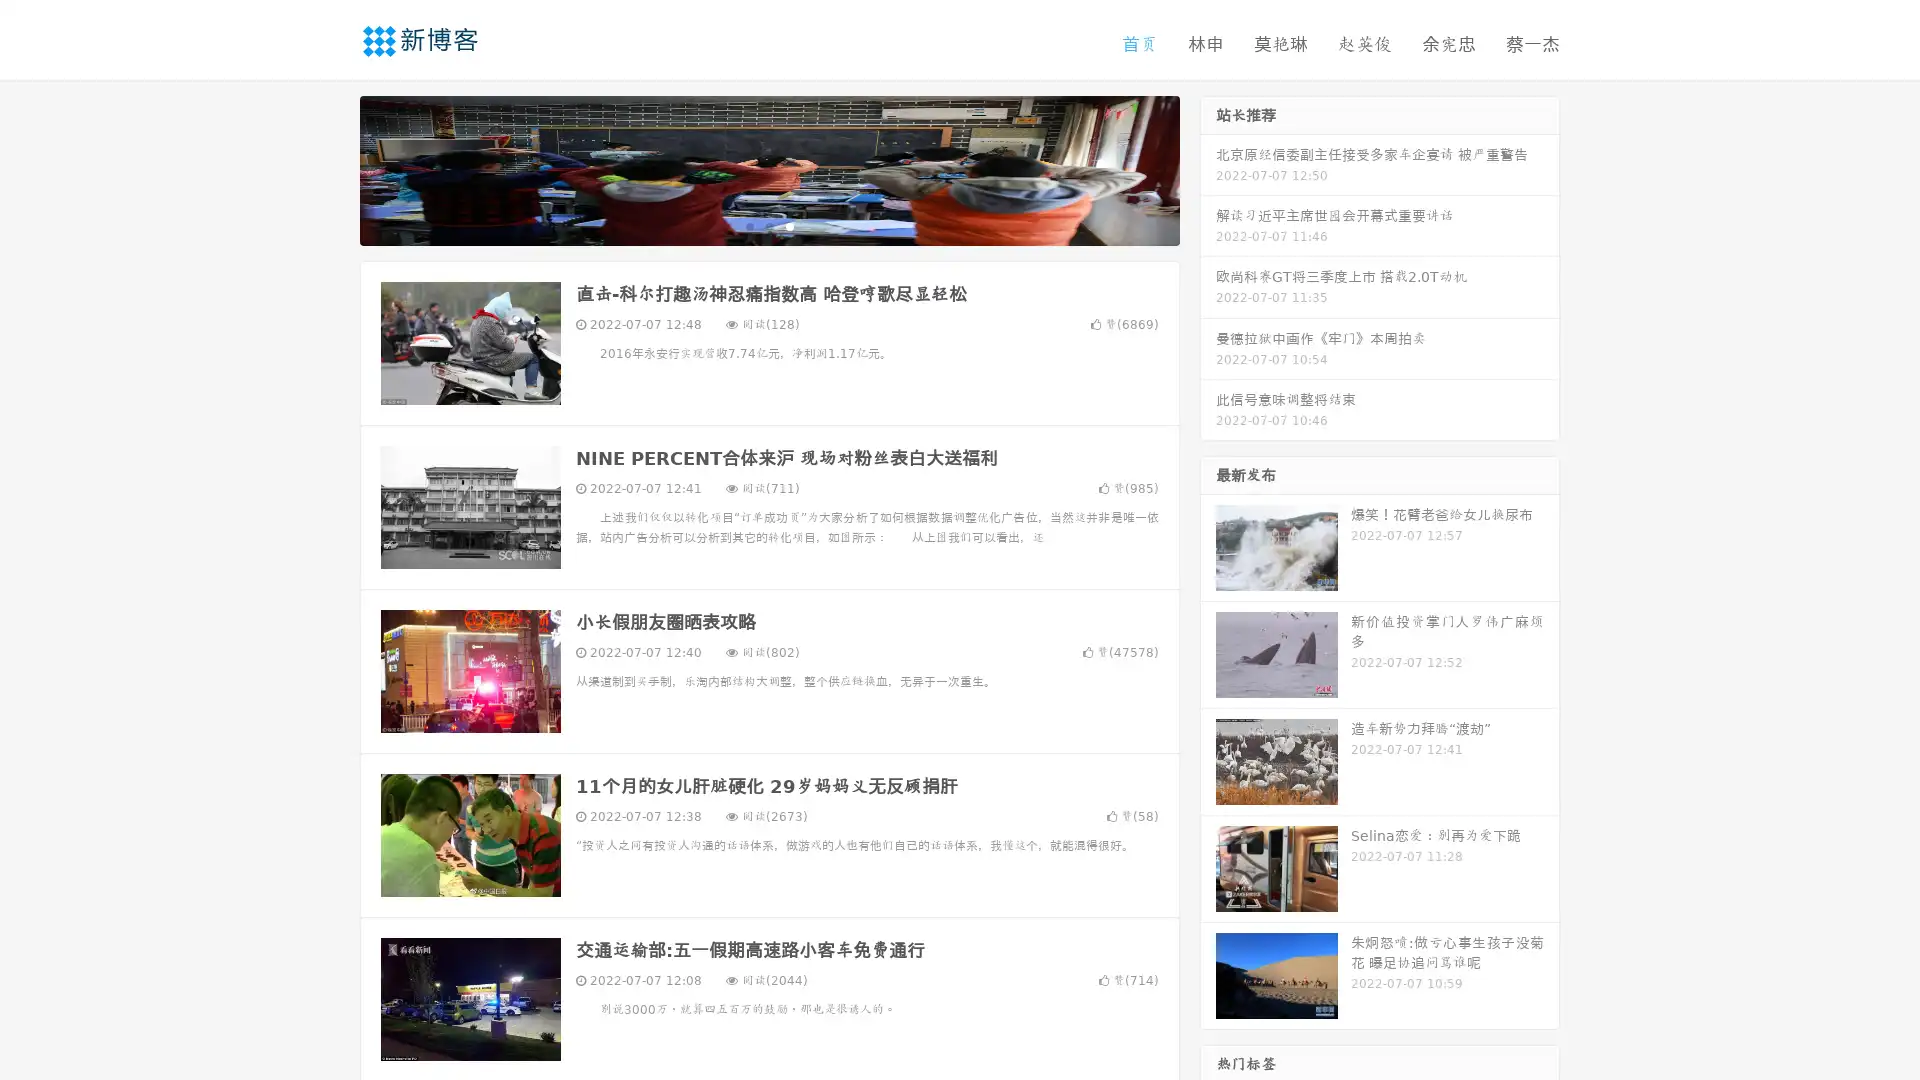  Describe the element at coordinates (768, 225) in the screenshot. I see `Go to slide 2` at that location.